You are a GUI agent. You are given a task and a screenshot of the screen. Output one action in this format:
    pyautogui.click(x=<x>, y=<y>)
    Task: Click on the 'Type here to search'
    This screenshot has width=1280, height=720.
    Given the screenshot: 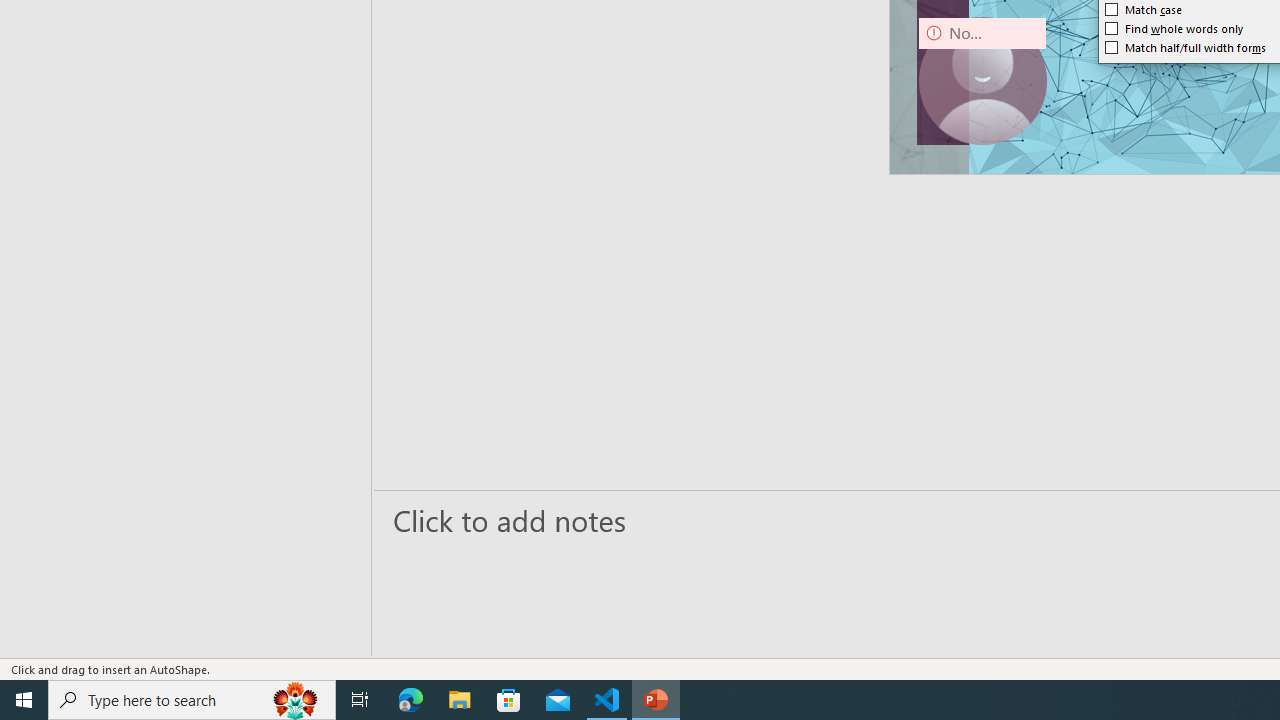 What is the action you would take?
    pyautogui.click(x=192, y=698)
    